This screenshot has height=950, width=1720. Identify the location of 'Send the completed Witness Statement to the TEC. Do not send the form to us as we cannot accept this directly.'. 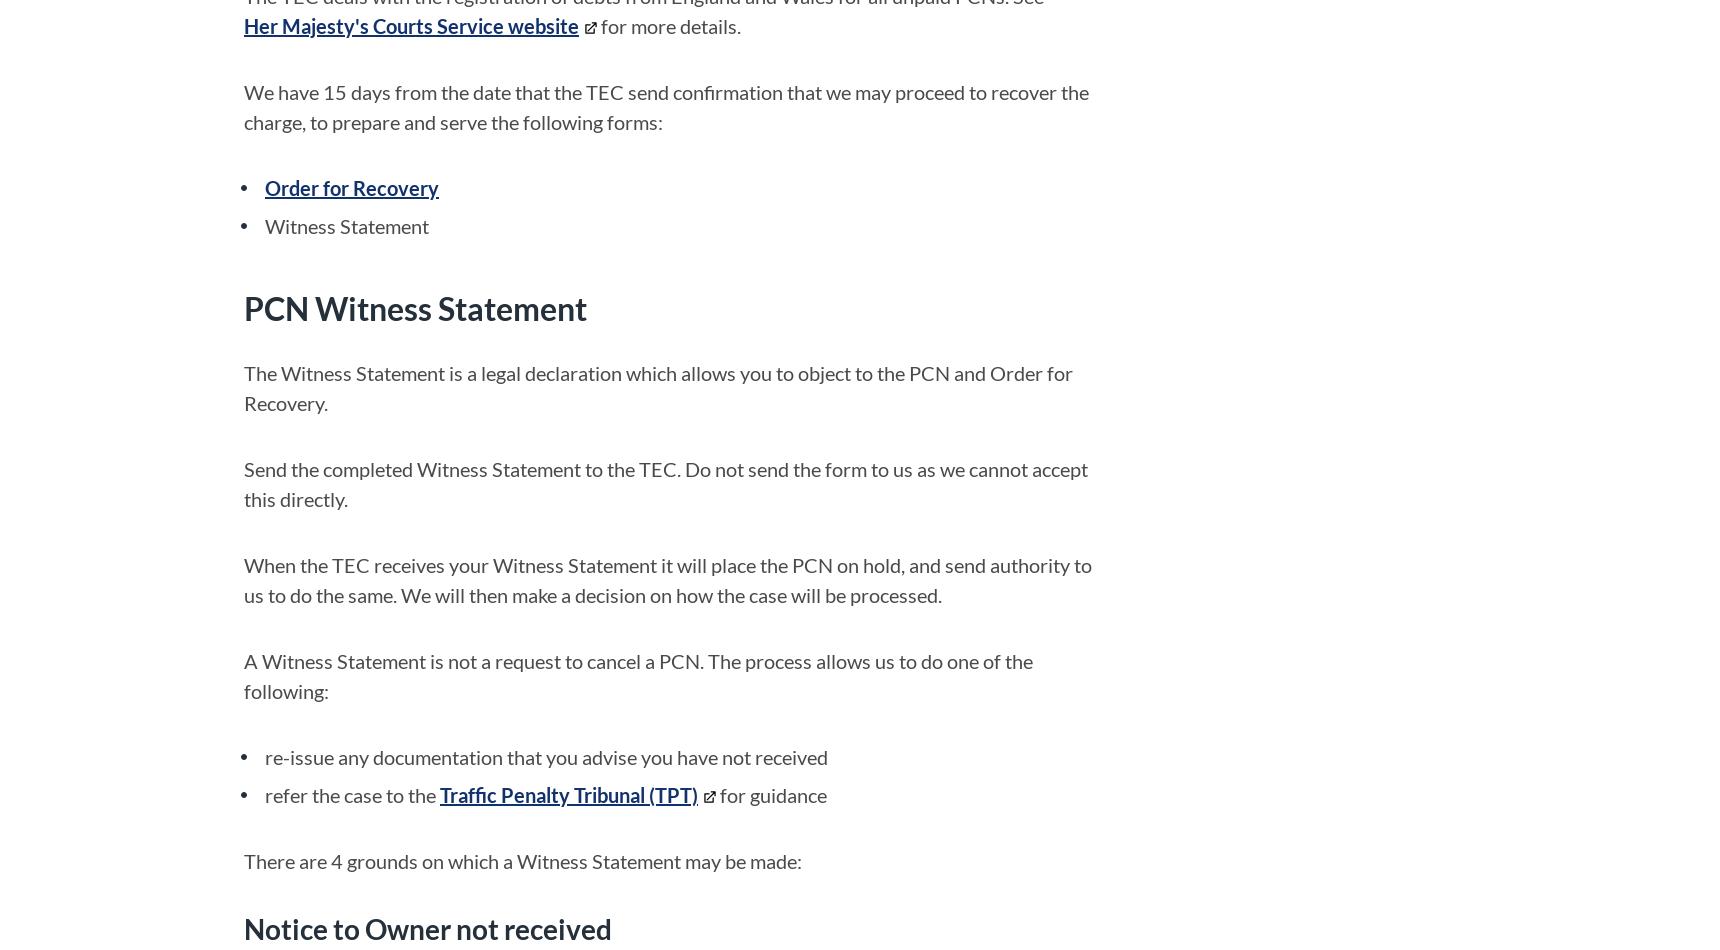
(665, 482).